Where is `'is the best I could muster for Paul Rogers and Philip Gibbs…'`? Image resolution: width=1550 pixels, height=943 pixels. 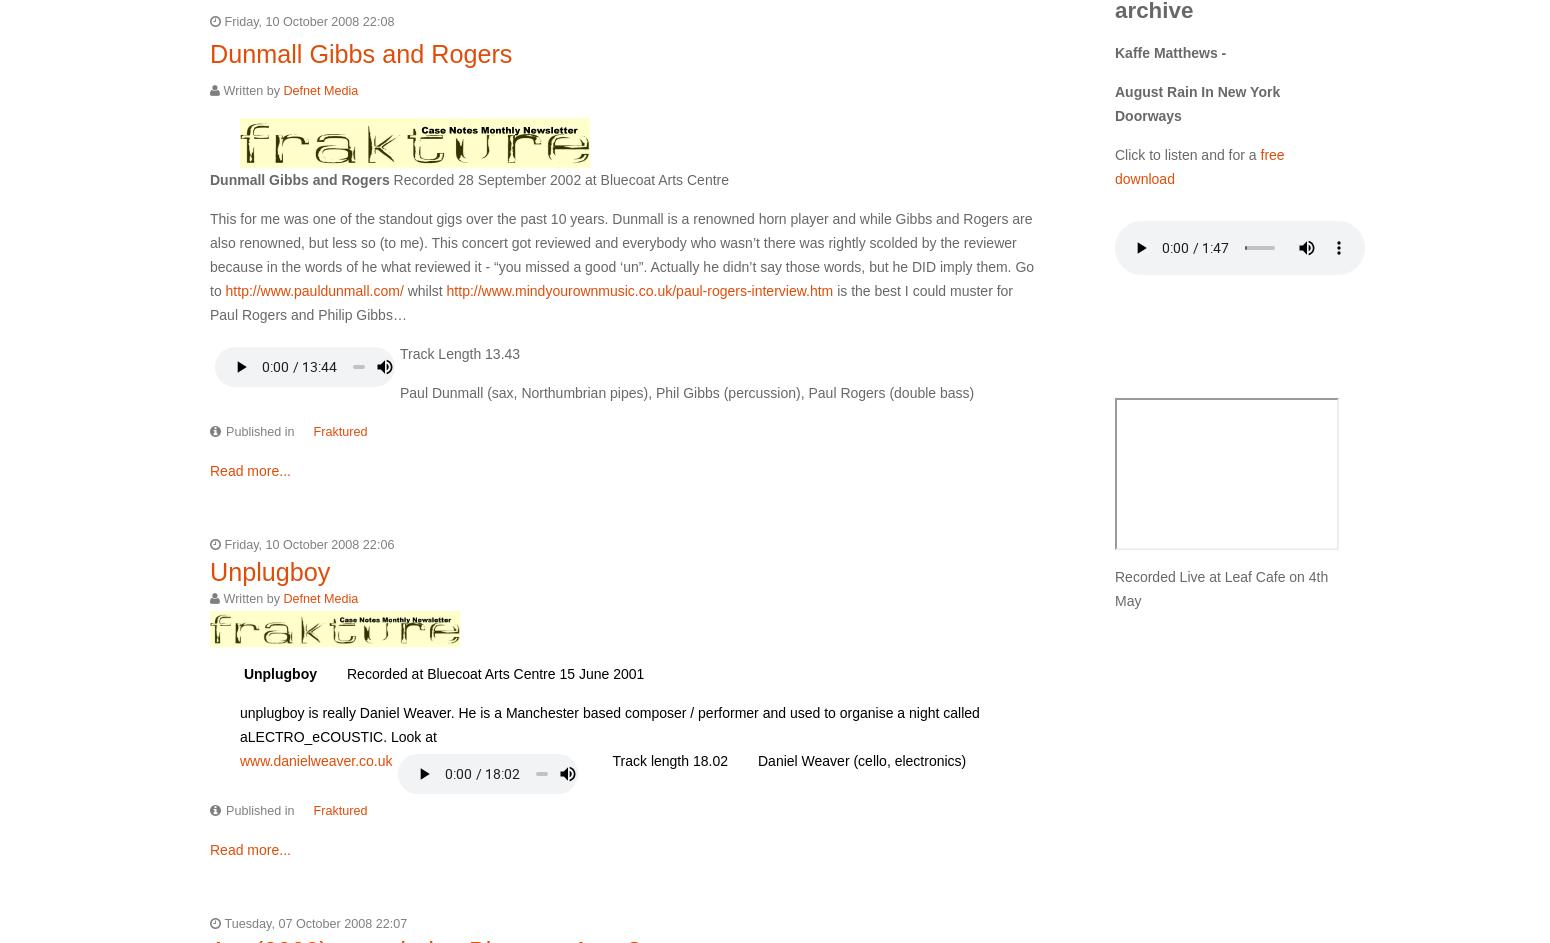
'is the best I could muster for Paul Rogers and Philip Gibbs…' is located at coordinates (611, 301).